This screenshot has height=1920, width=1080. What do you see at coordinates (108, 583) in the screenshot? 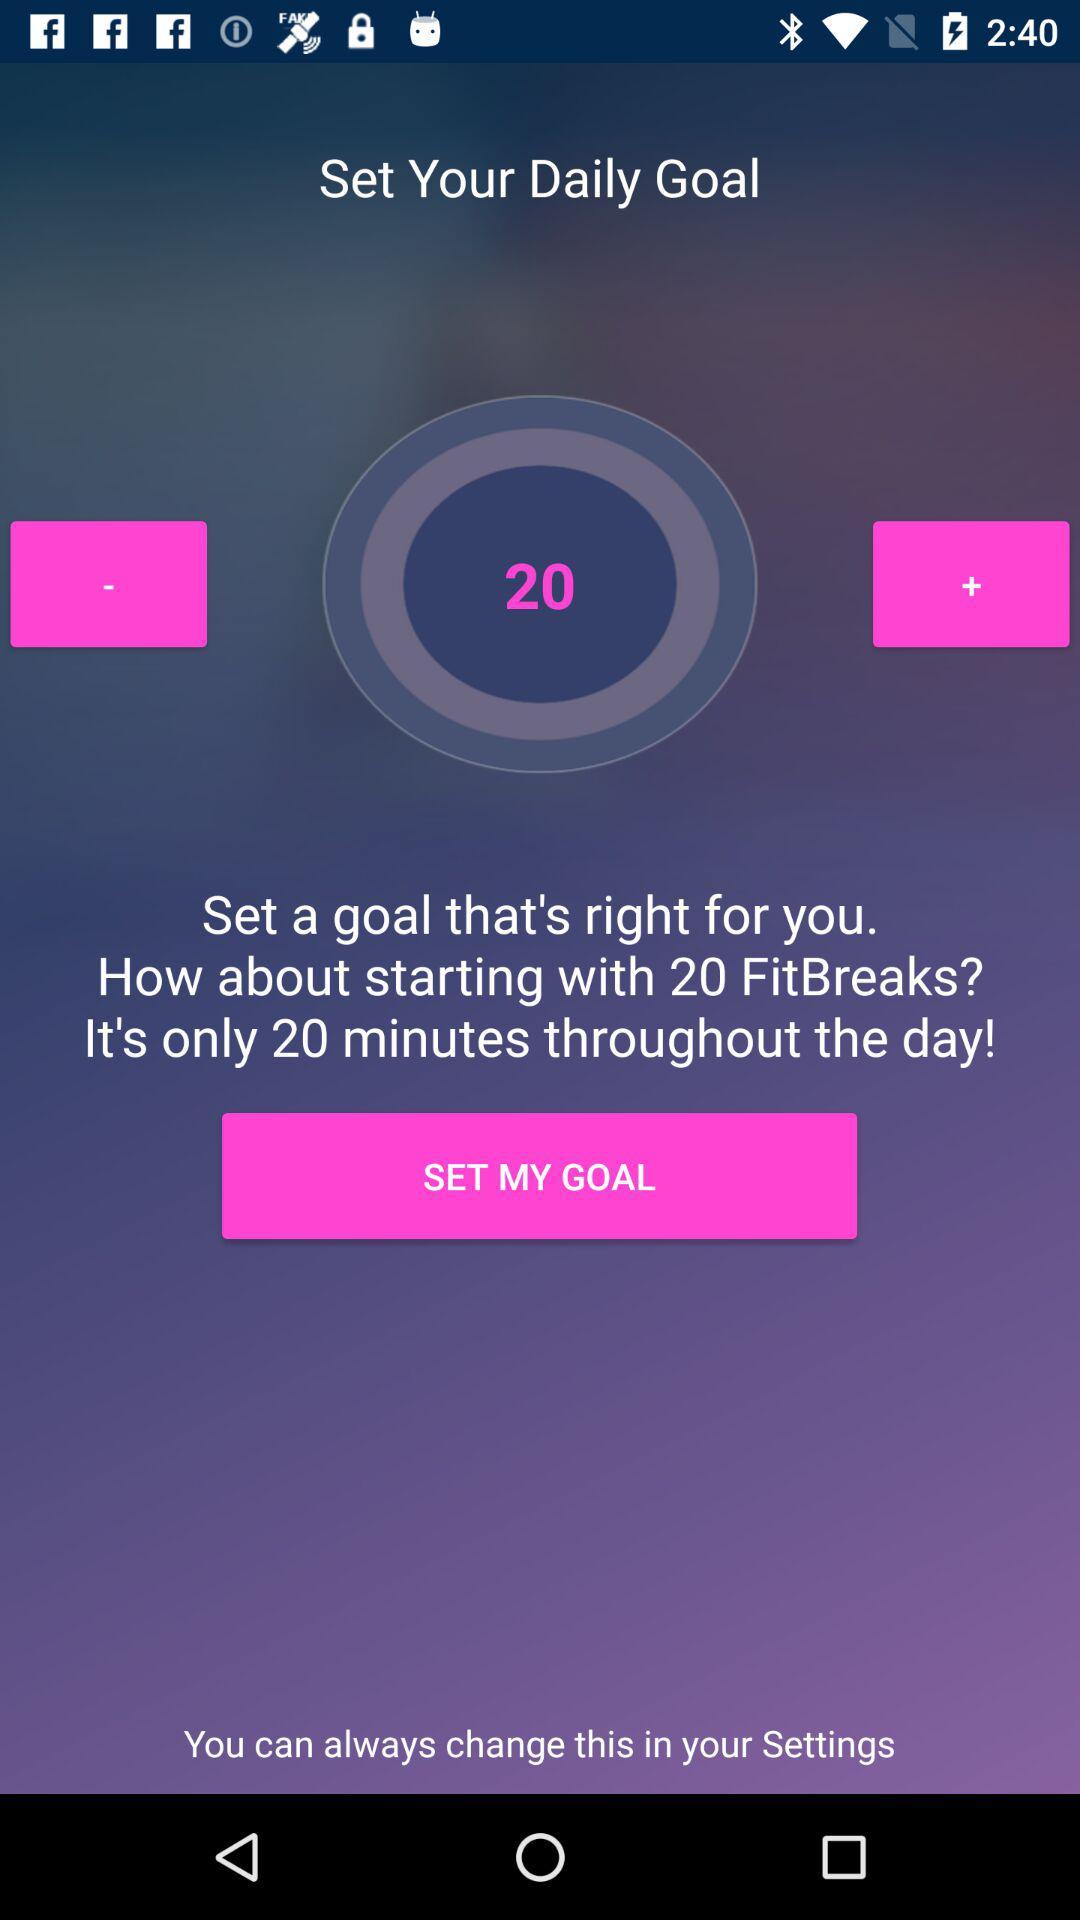
I see `the item next to 20 icon` at bounding box center [108, 583].